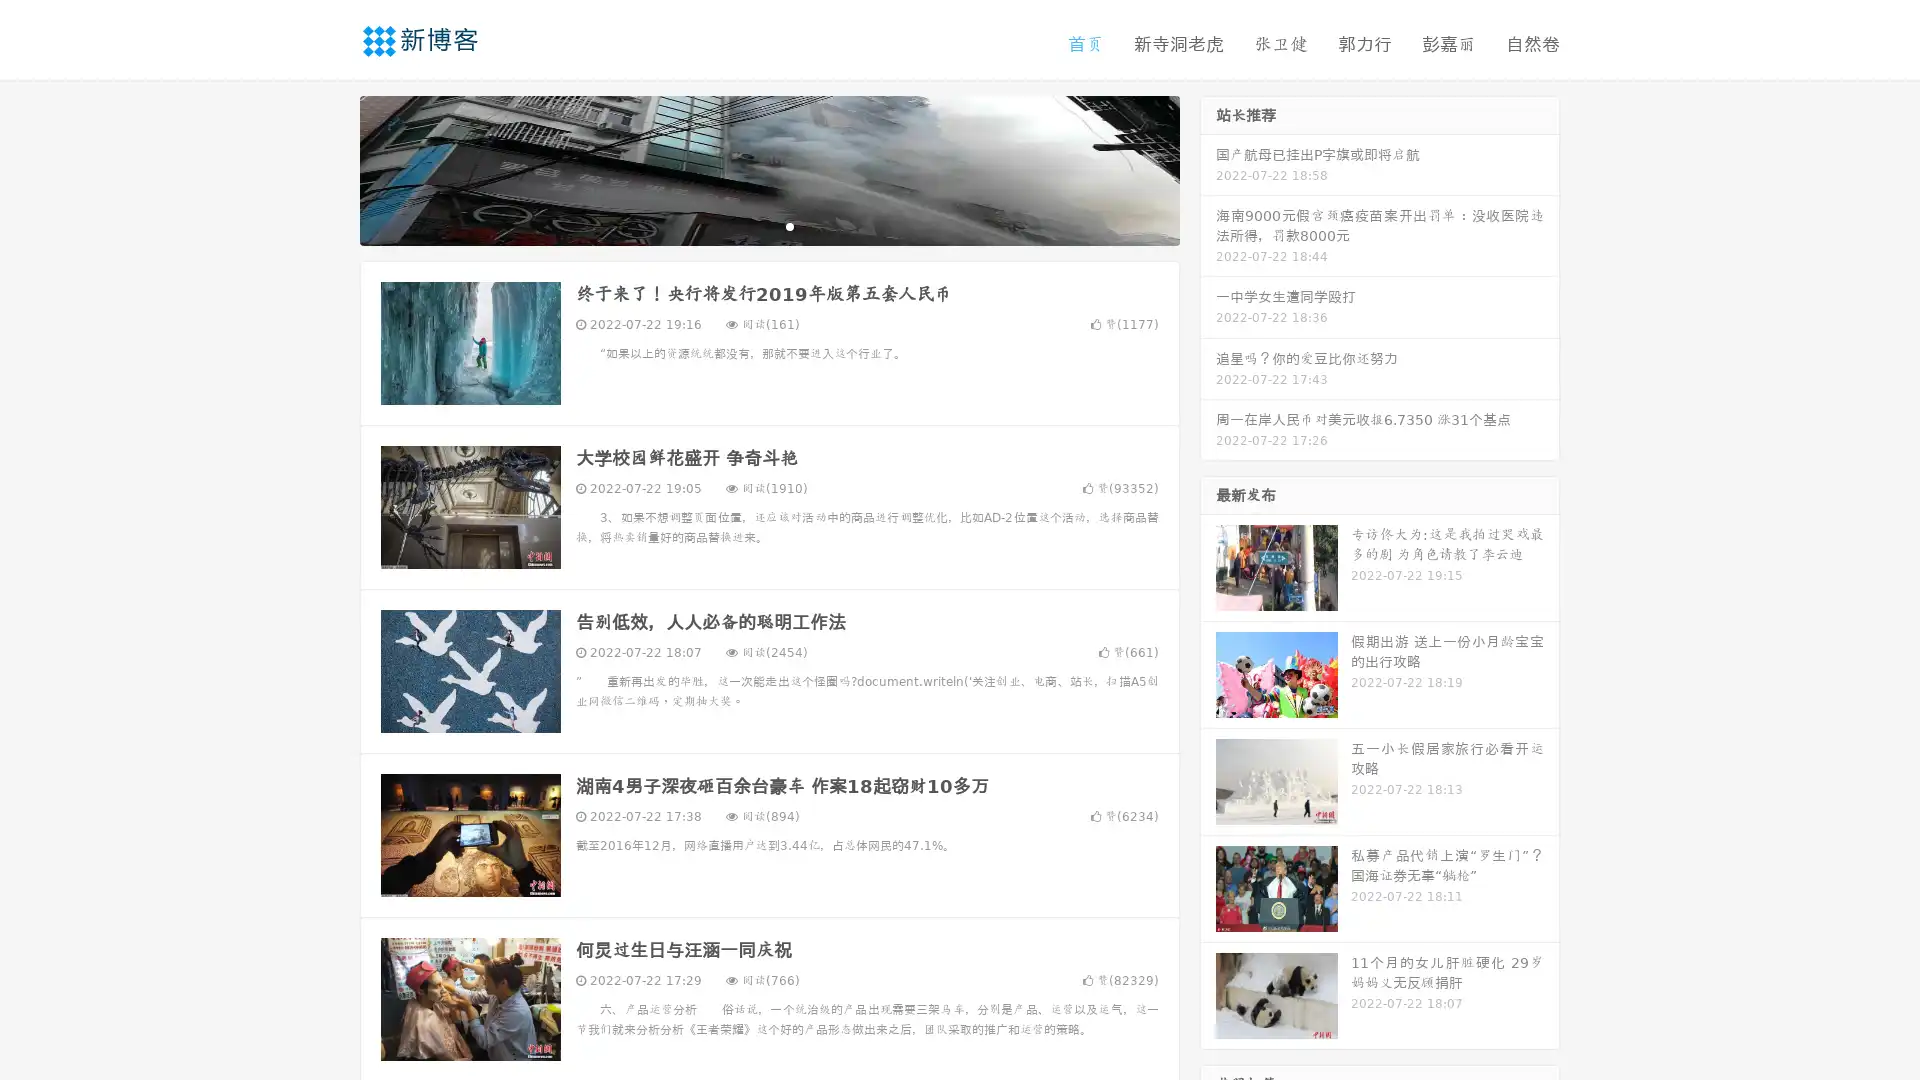  What do you see at coordinates (1208, 168) in the screenshot?
I see `Next slide` at bounding box center [1208, 168].